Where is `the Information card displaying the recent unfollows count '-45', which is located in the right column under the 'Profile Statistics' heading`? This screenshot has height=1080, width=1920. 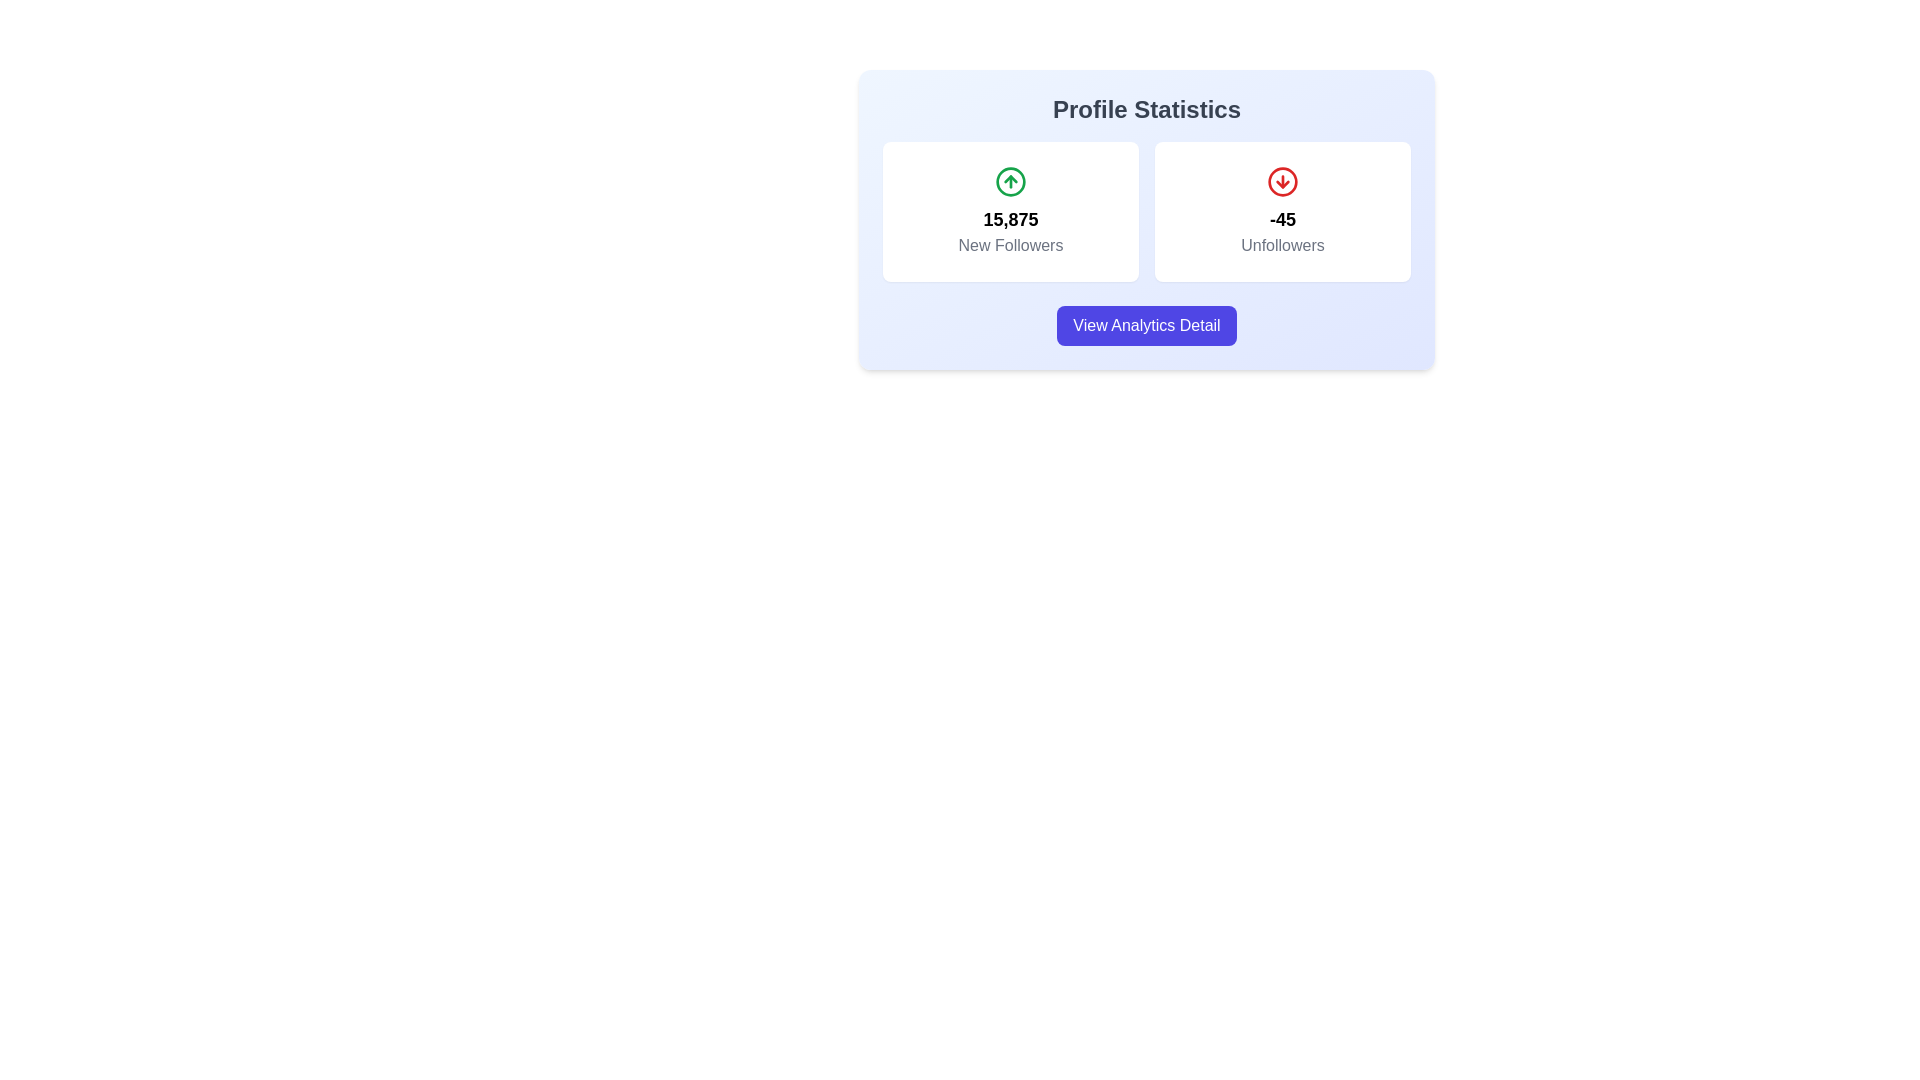
the Information card displaying the recent unfollows count '-45', which is located in the right column under the 'Profile Statistics' heading is located at coordinates (1282, 212).